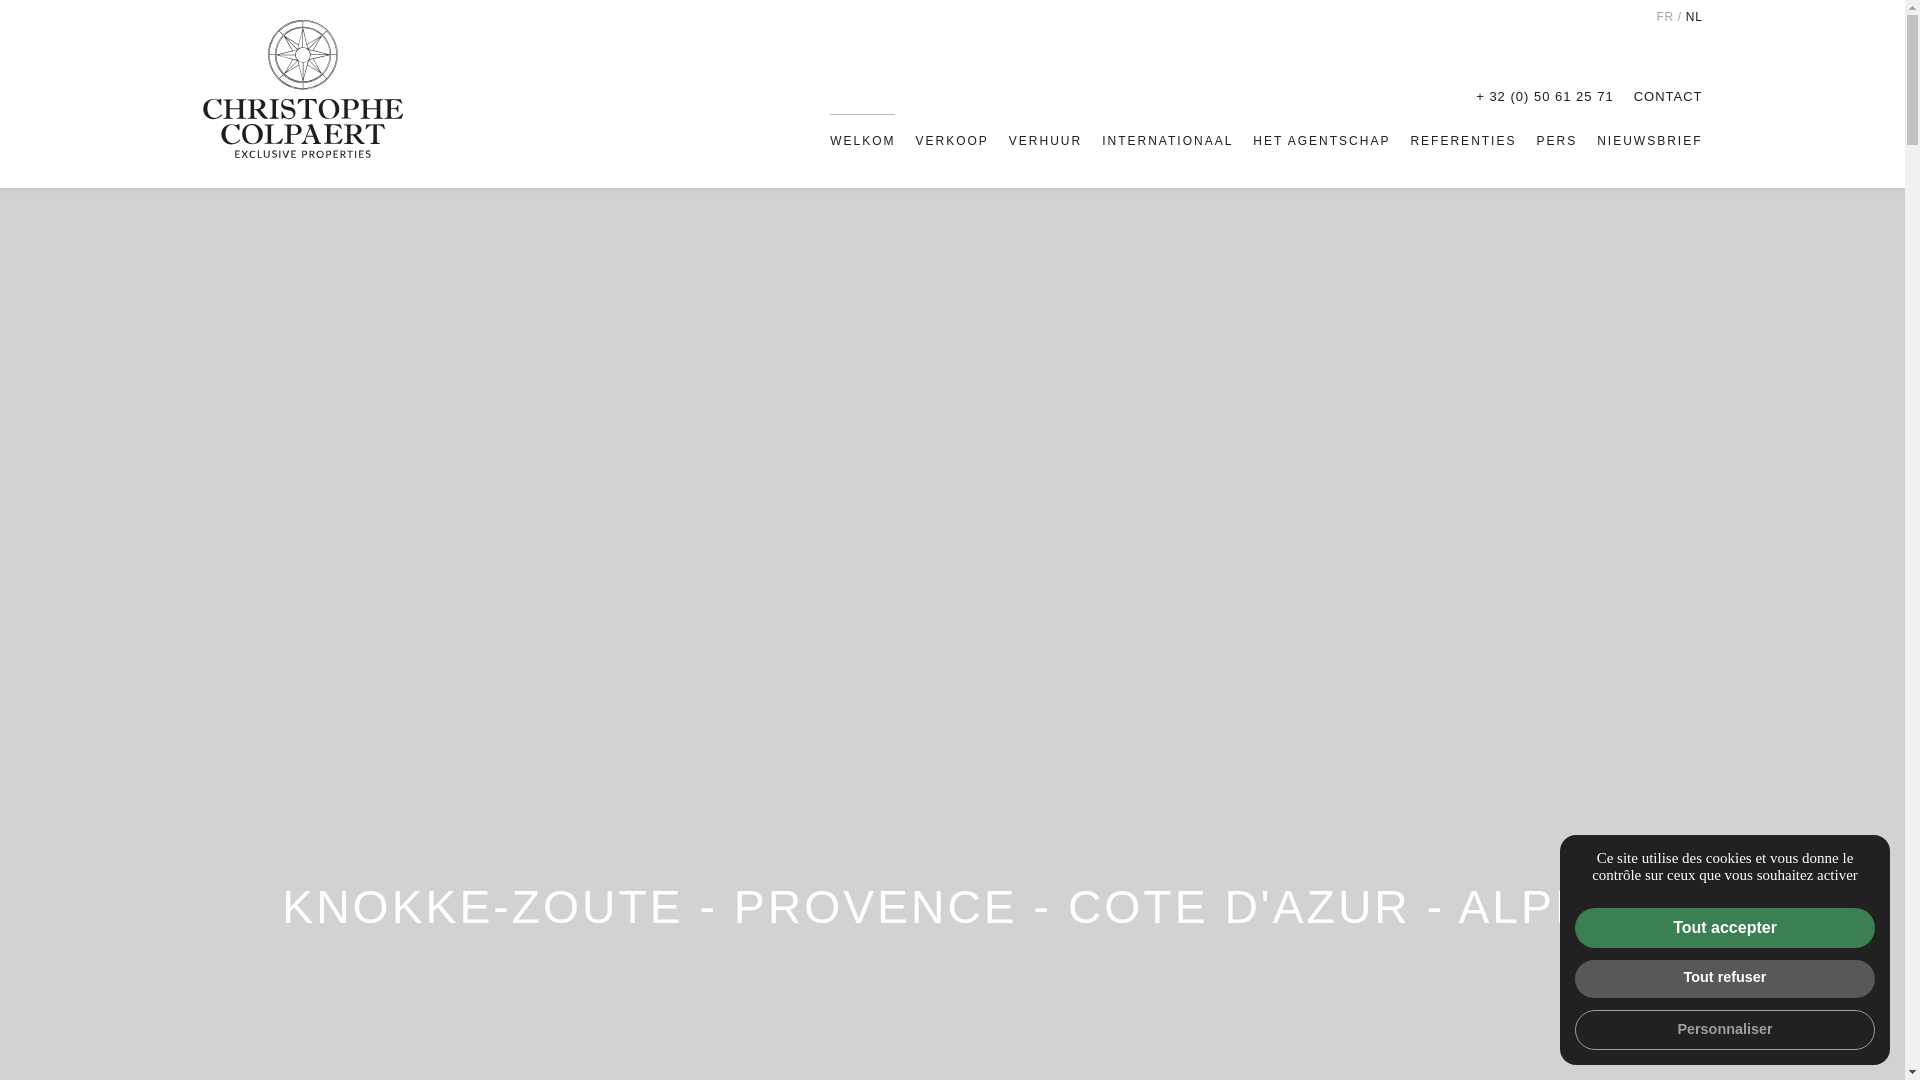 This screenshot has height=1080, width=1920. Describe the element at coordinates (1251, 140) in the screenshot. I see `'HET AGENTSCHAP'` at that location.